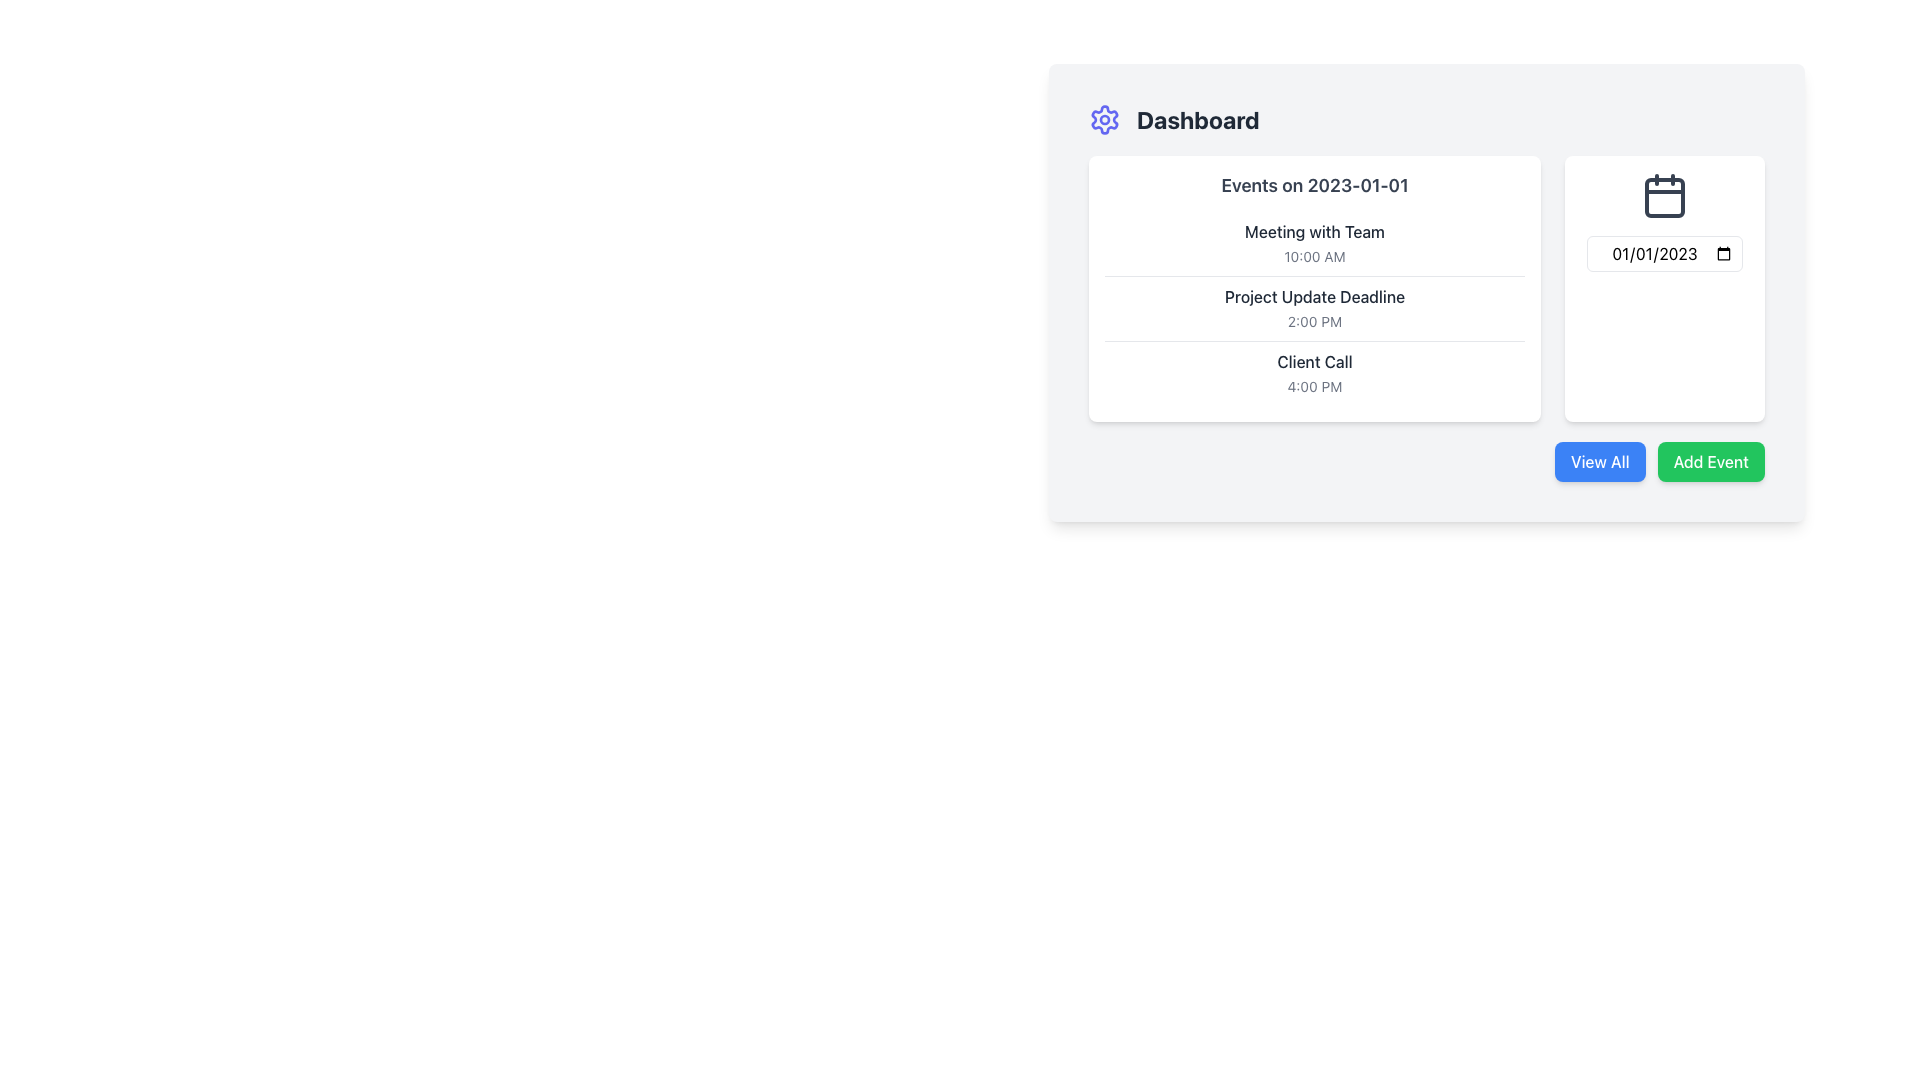  What do you see at coordinates (1315, 297) in the screenshot?
I see `the text label indicating 'Project Update Deadline', which is positioned above '2:00 PM' in the central calendar of the dashboard` at bounding box center [1315, 297].